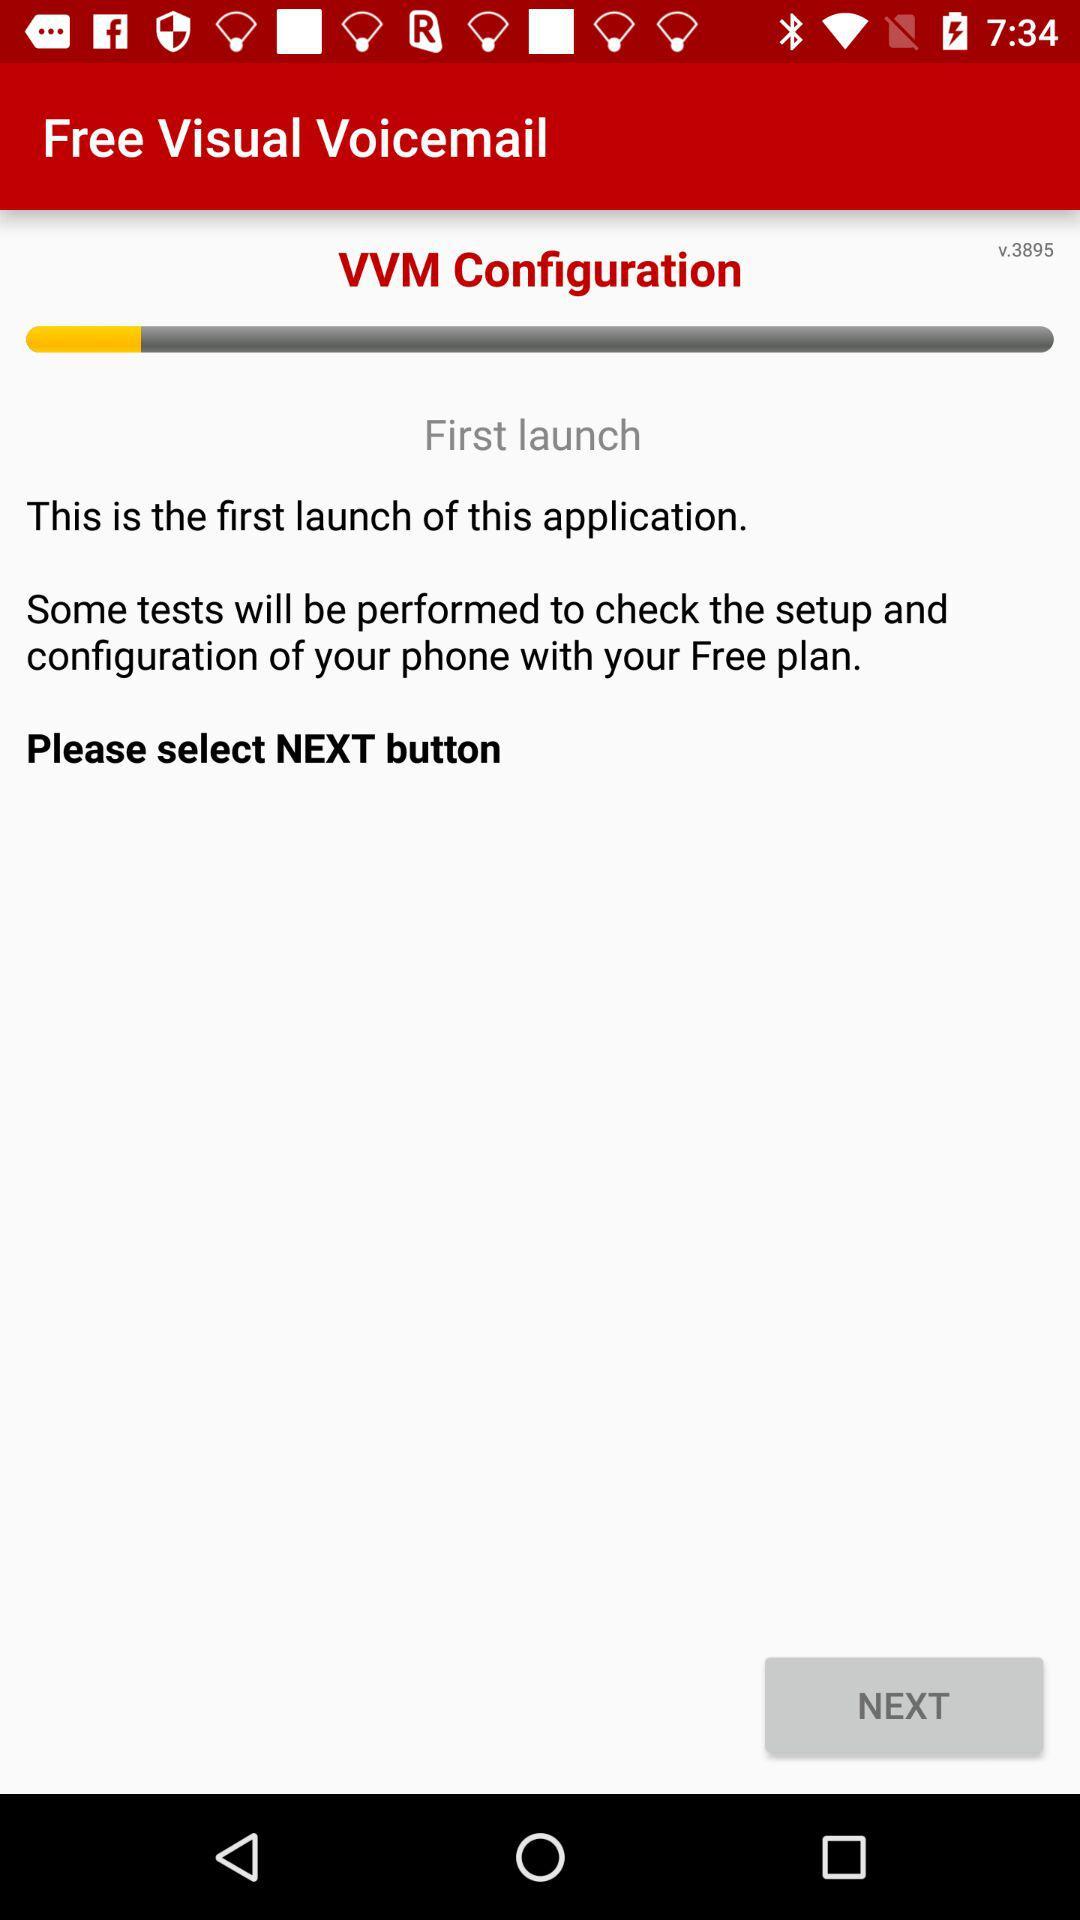 The height and width of the screenshot is (1920, 1080). What do you see at coordinates (904, 1703) in the screenshot?
I see `next icon` at bounding box center [904, 1703].